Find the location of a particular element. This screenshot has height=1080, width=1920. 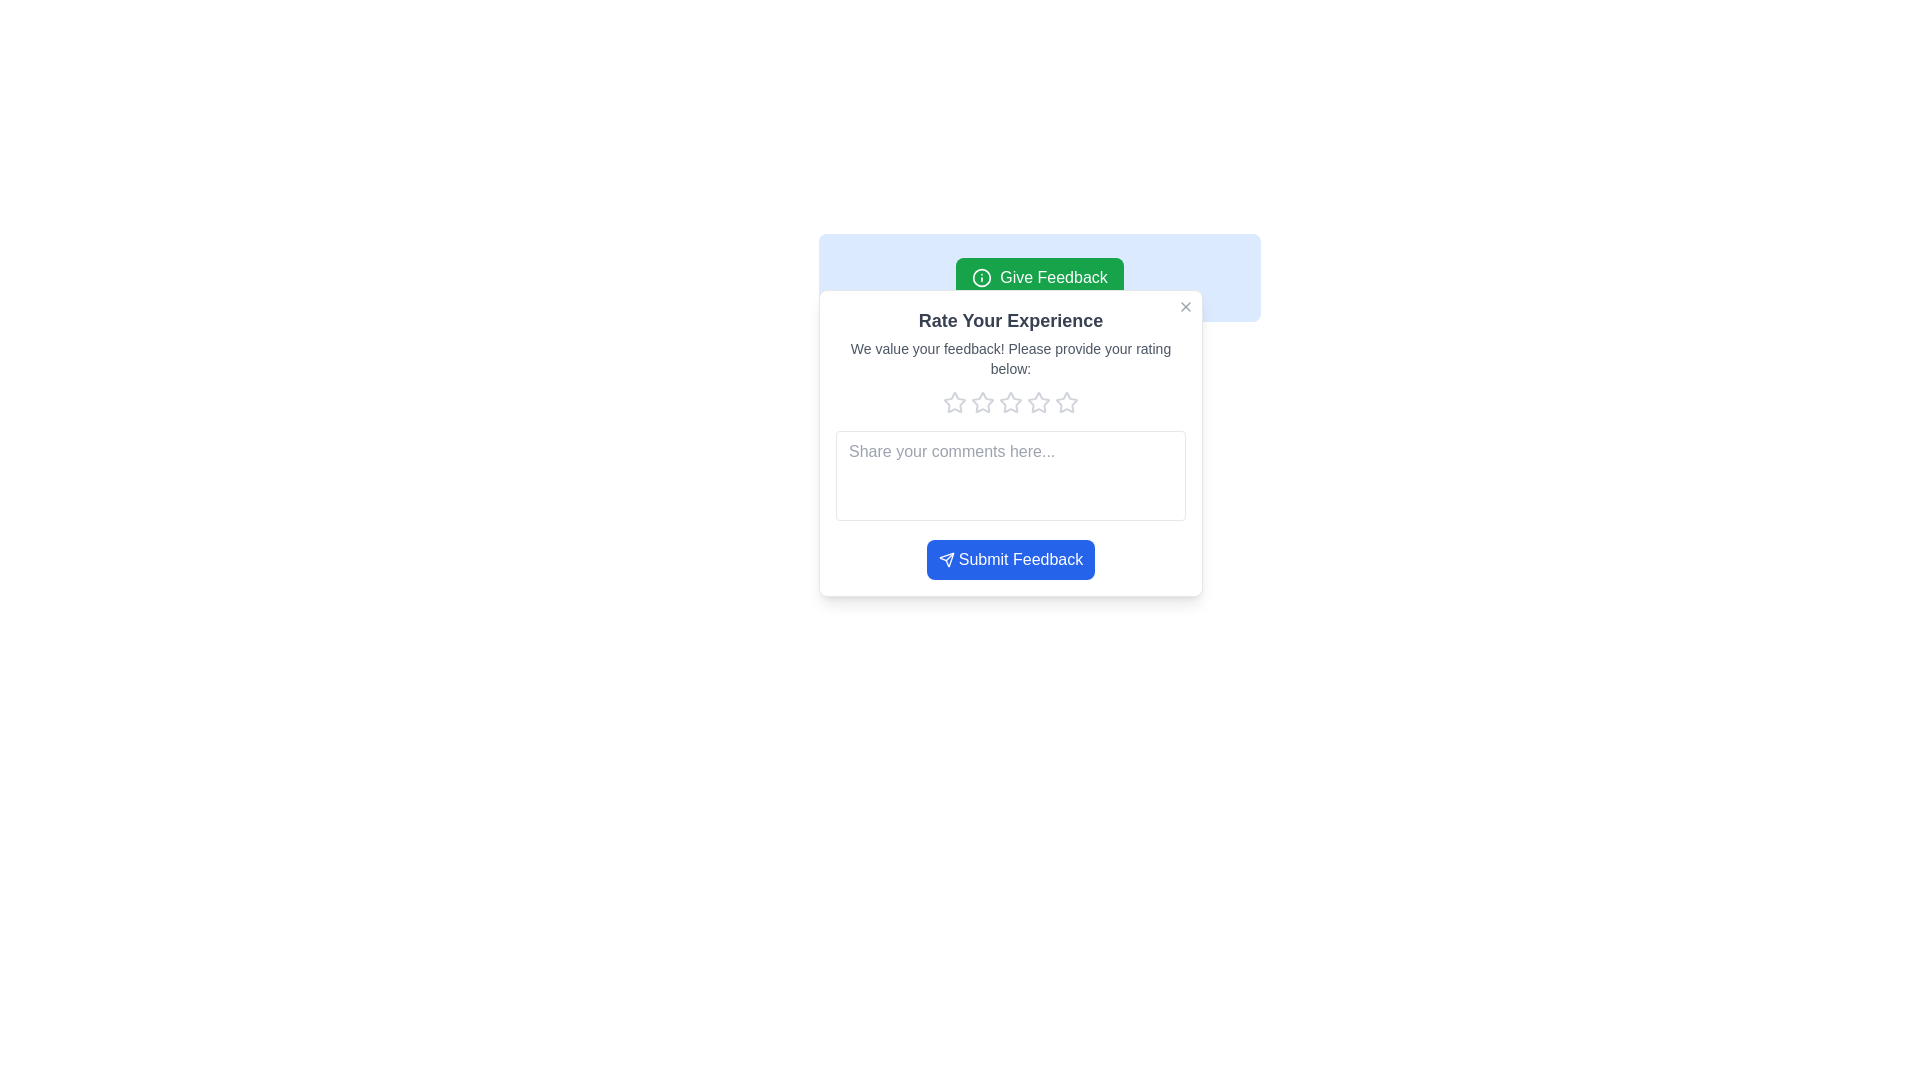

the fifth star icon in the star rating system is located at coordinates (1065, 402).